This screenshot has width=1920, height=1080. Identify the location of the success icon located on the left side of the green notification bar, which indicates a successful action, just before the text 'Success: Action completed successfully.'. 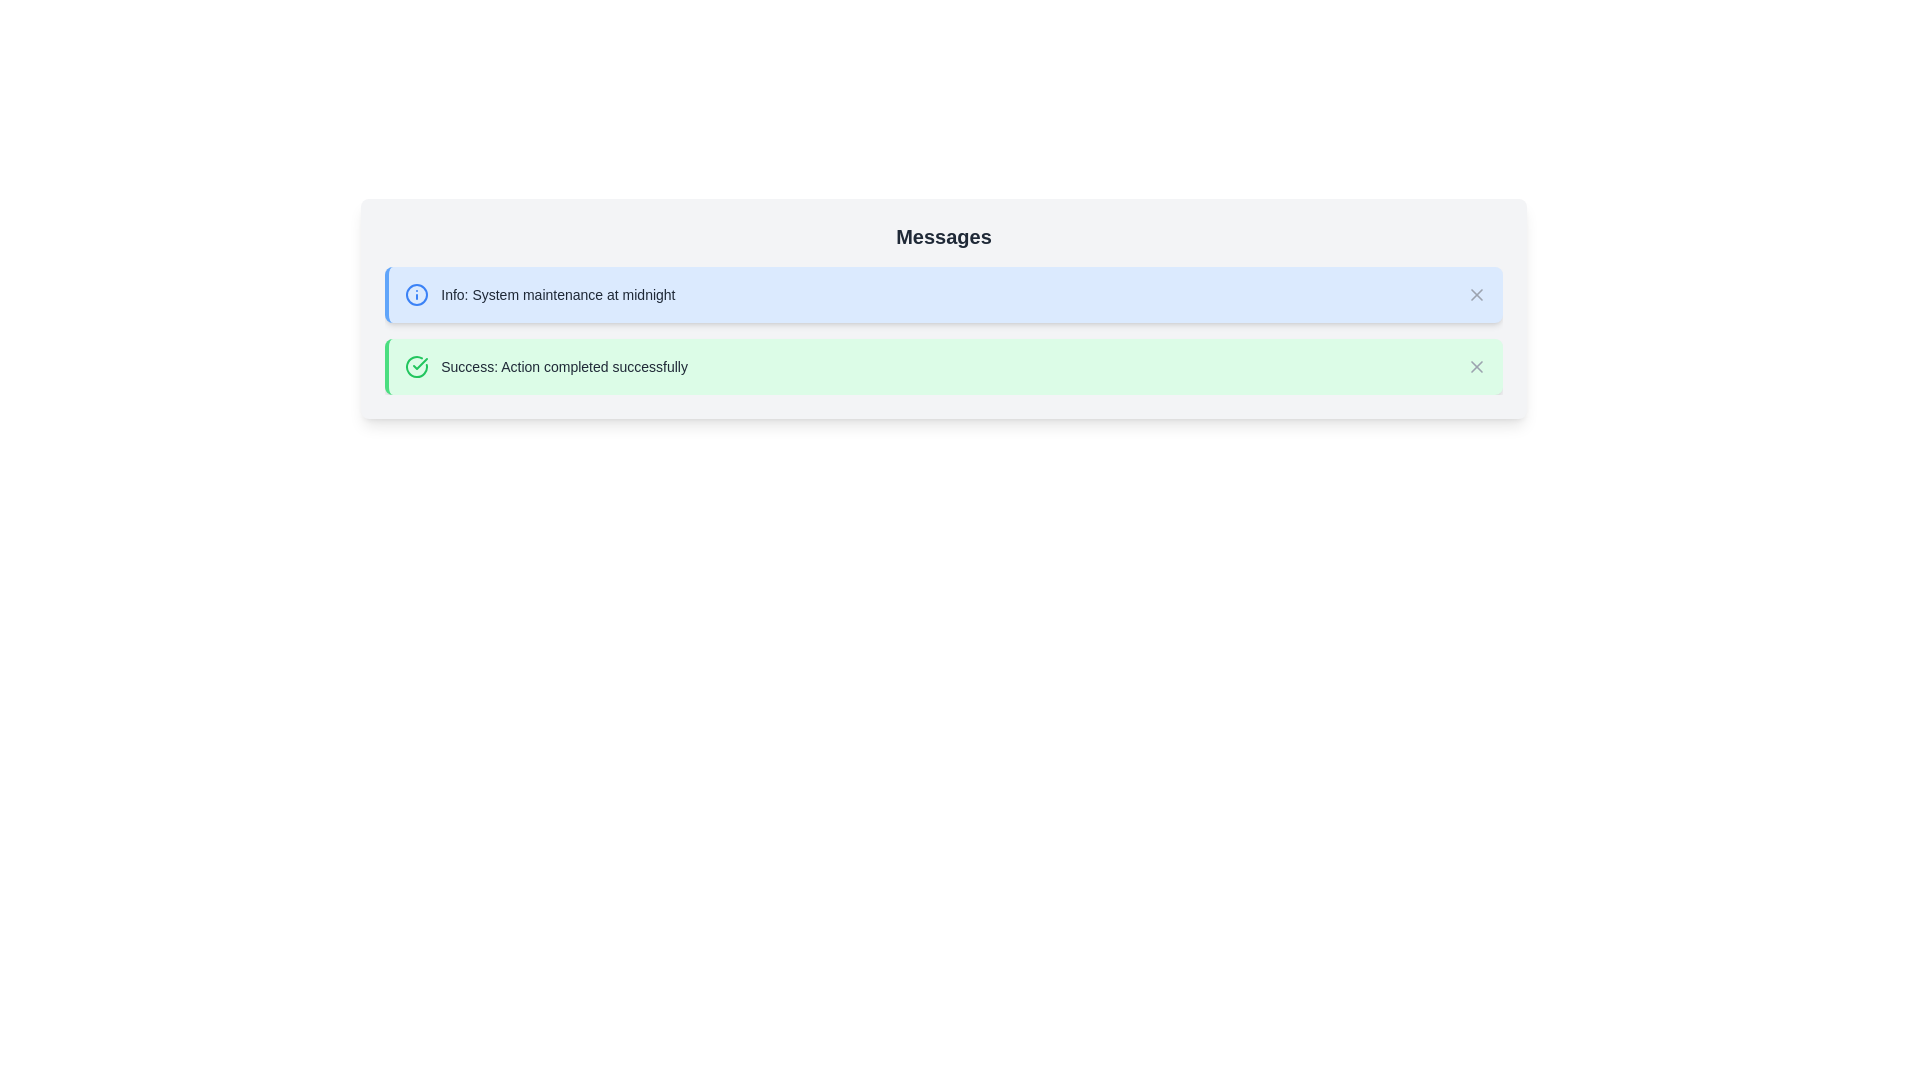
(416, 366).